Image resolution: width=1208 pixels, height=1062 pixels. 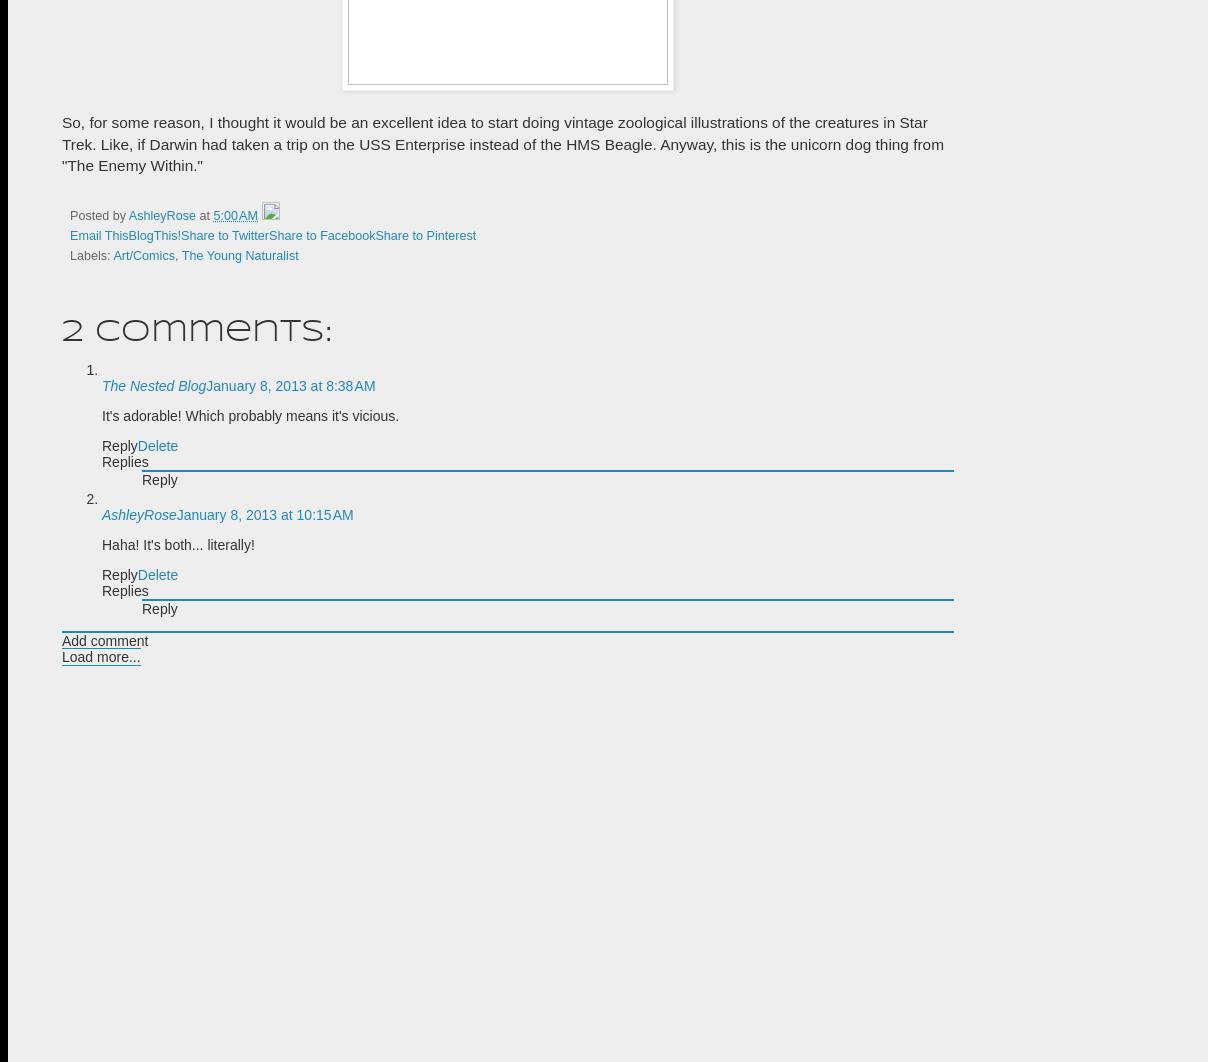 What do you see at coordinates (60, 656) in the screenshot?
I see `'Load more...'` at bounding box center [60, 656].